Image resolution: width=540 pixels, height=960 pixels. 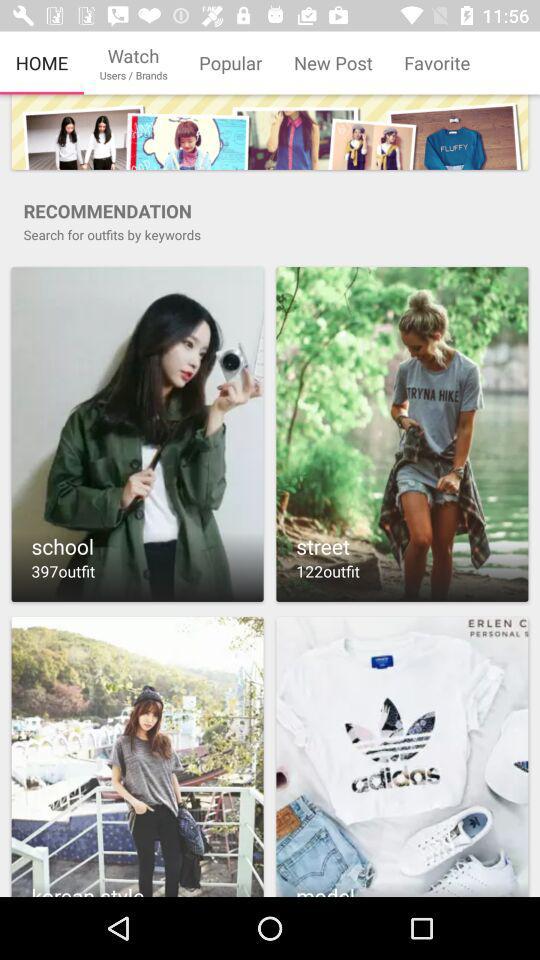 What do you see at coordinates (136, 755) in the screenshot?
I see `picture` at bounding box center [136, 755].